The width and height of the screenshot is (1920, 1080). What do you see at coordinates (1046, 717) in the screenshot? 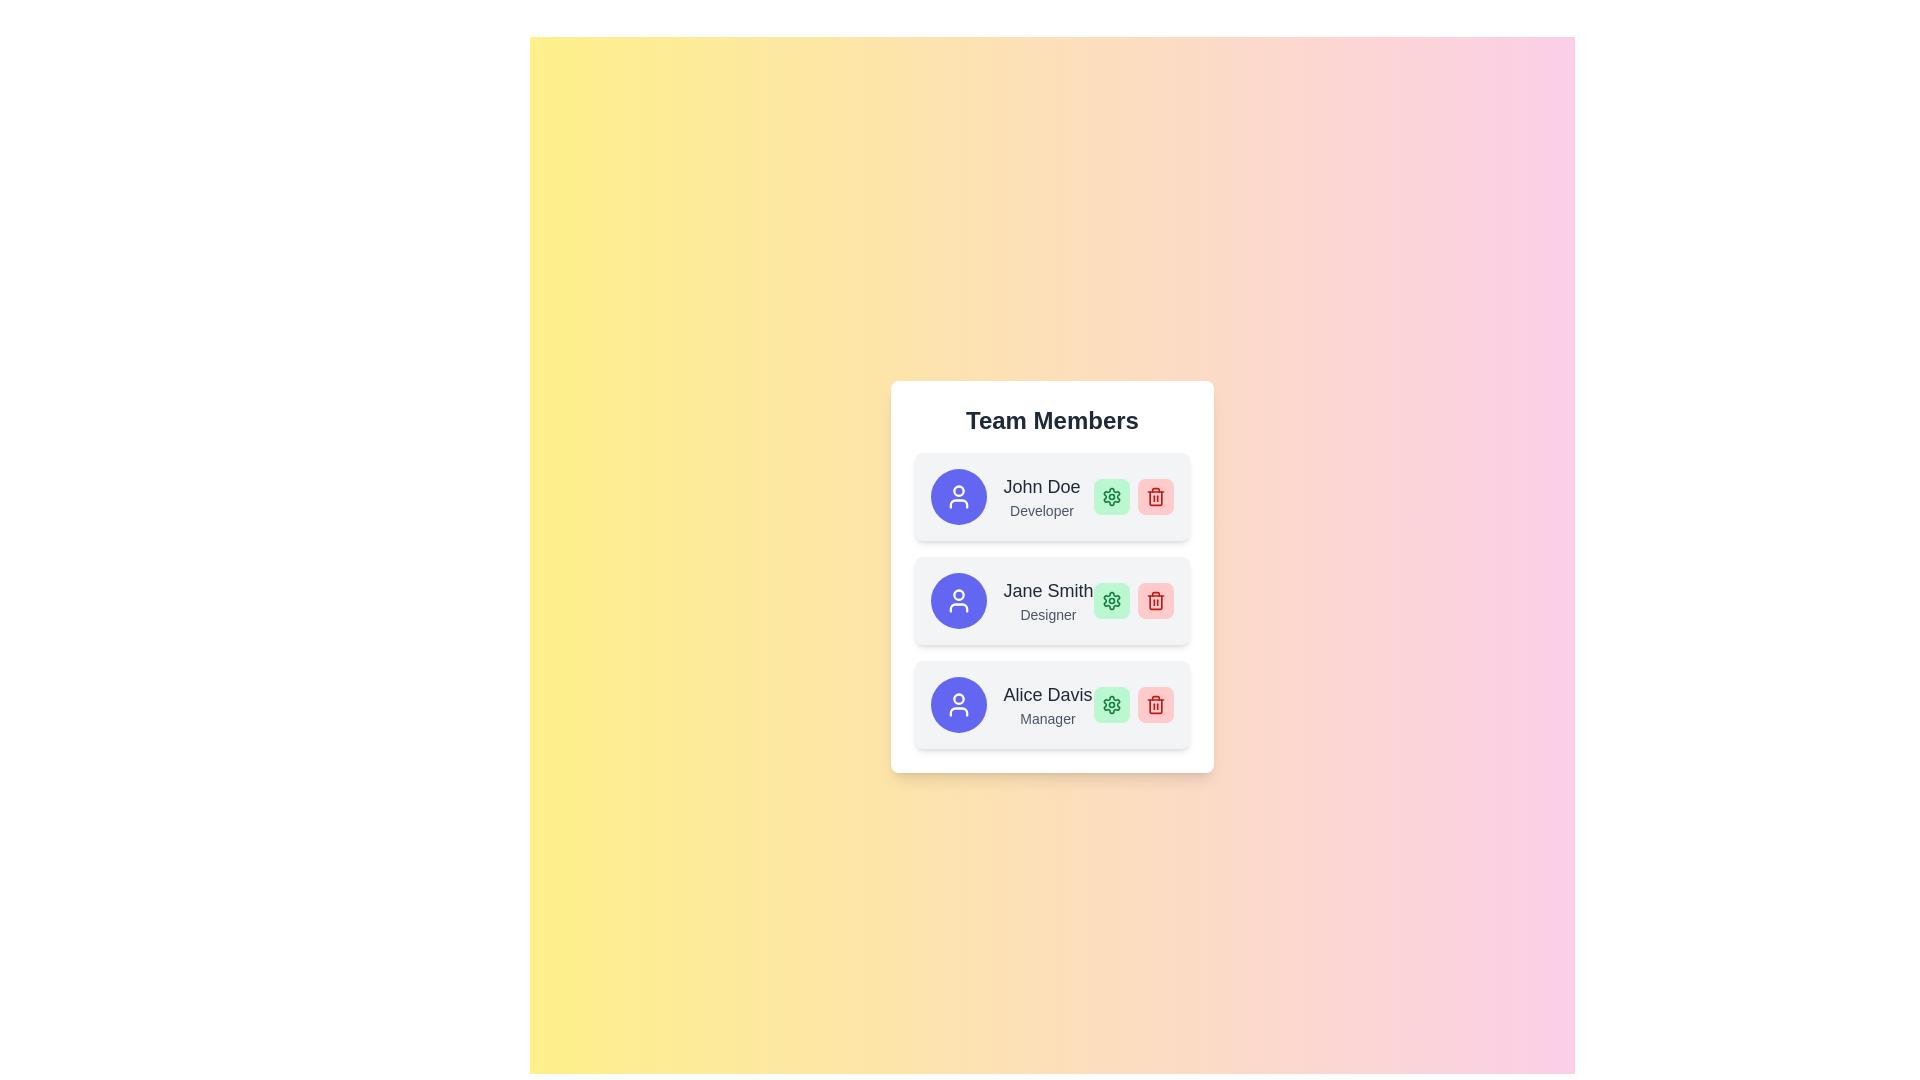
I see `text label indicating the role of 'Alice Davis' in the team, positioned directly below her name in the user information card` at bounding box center [1046, 717].